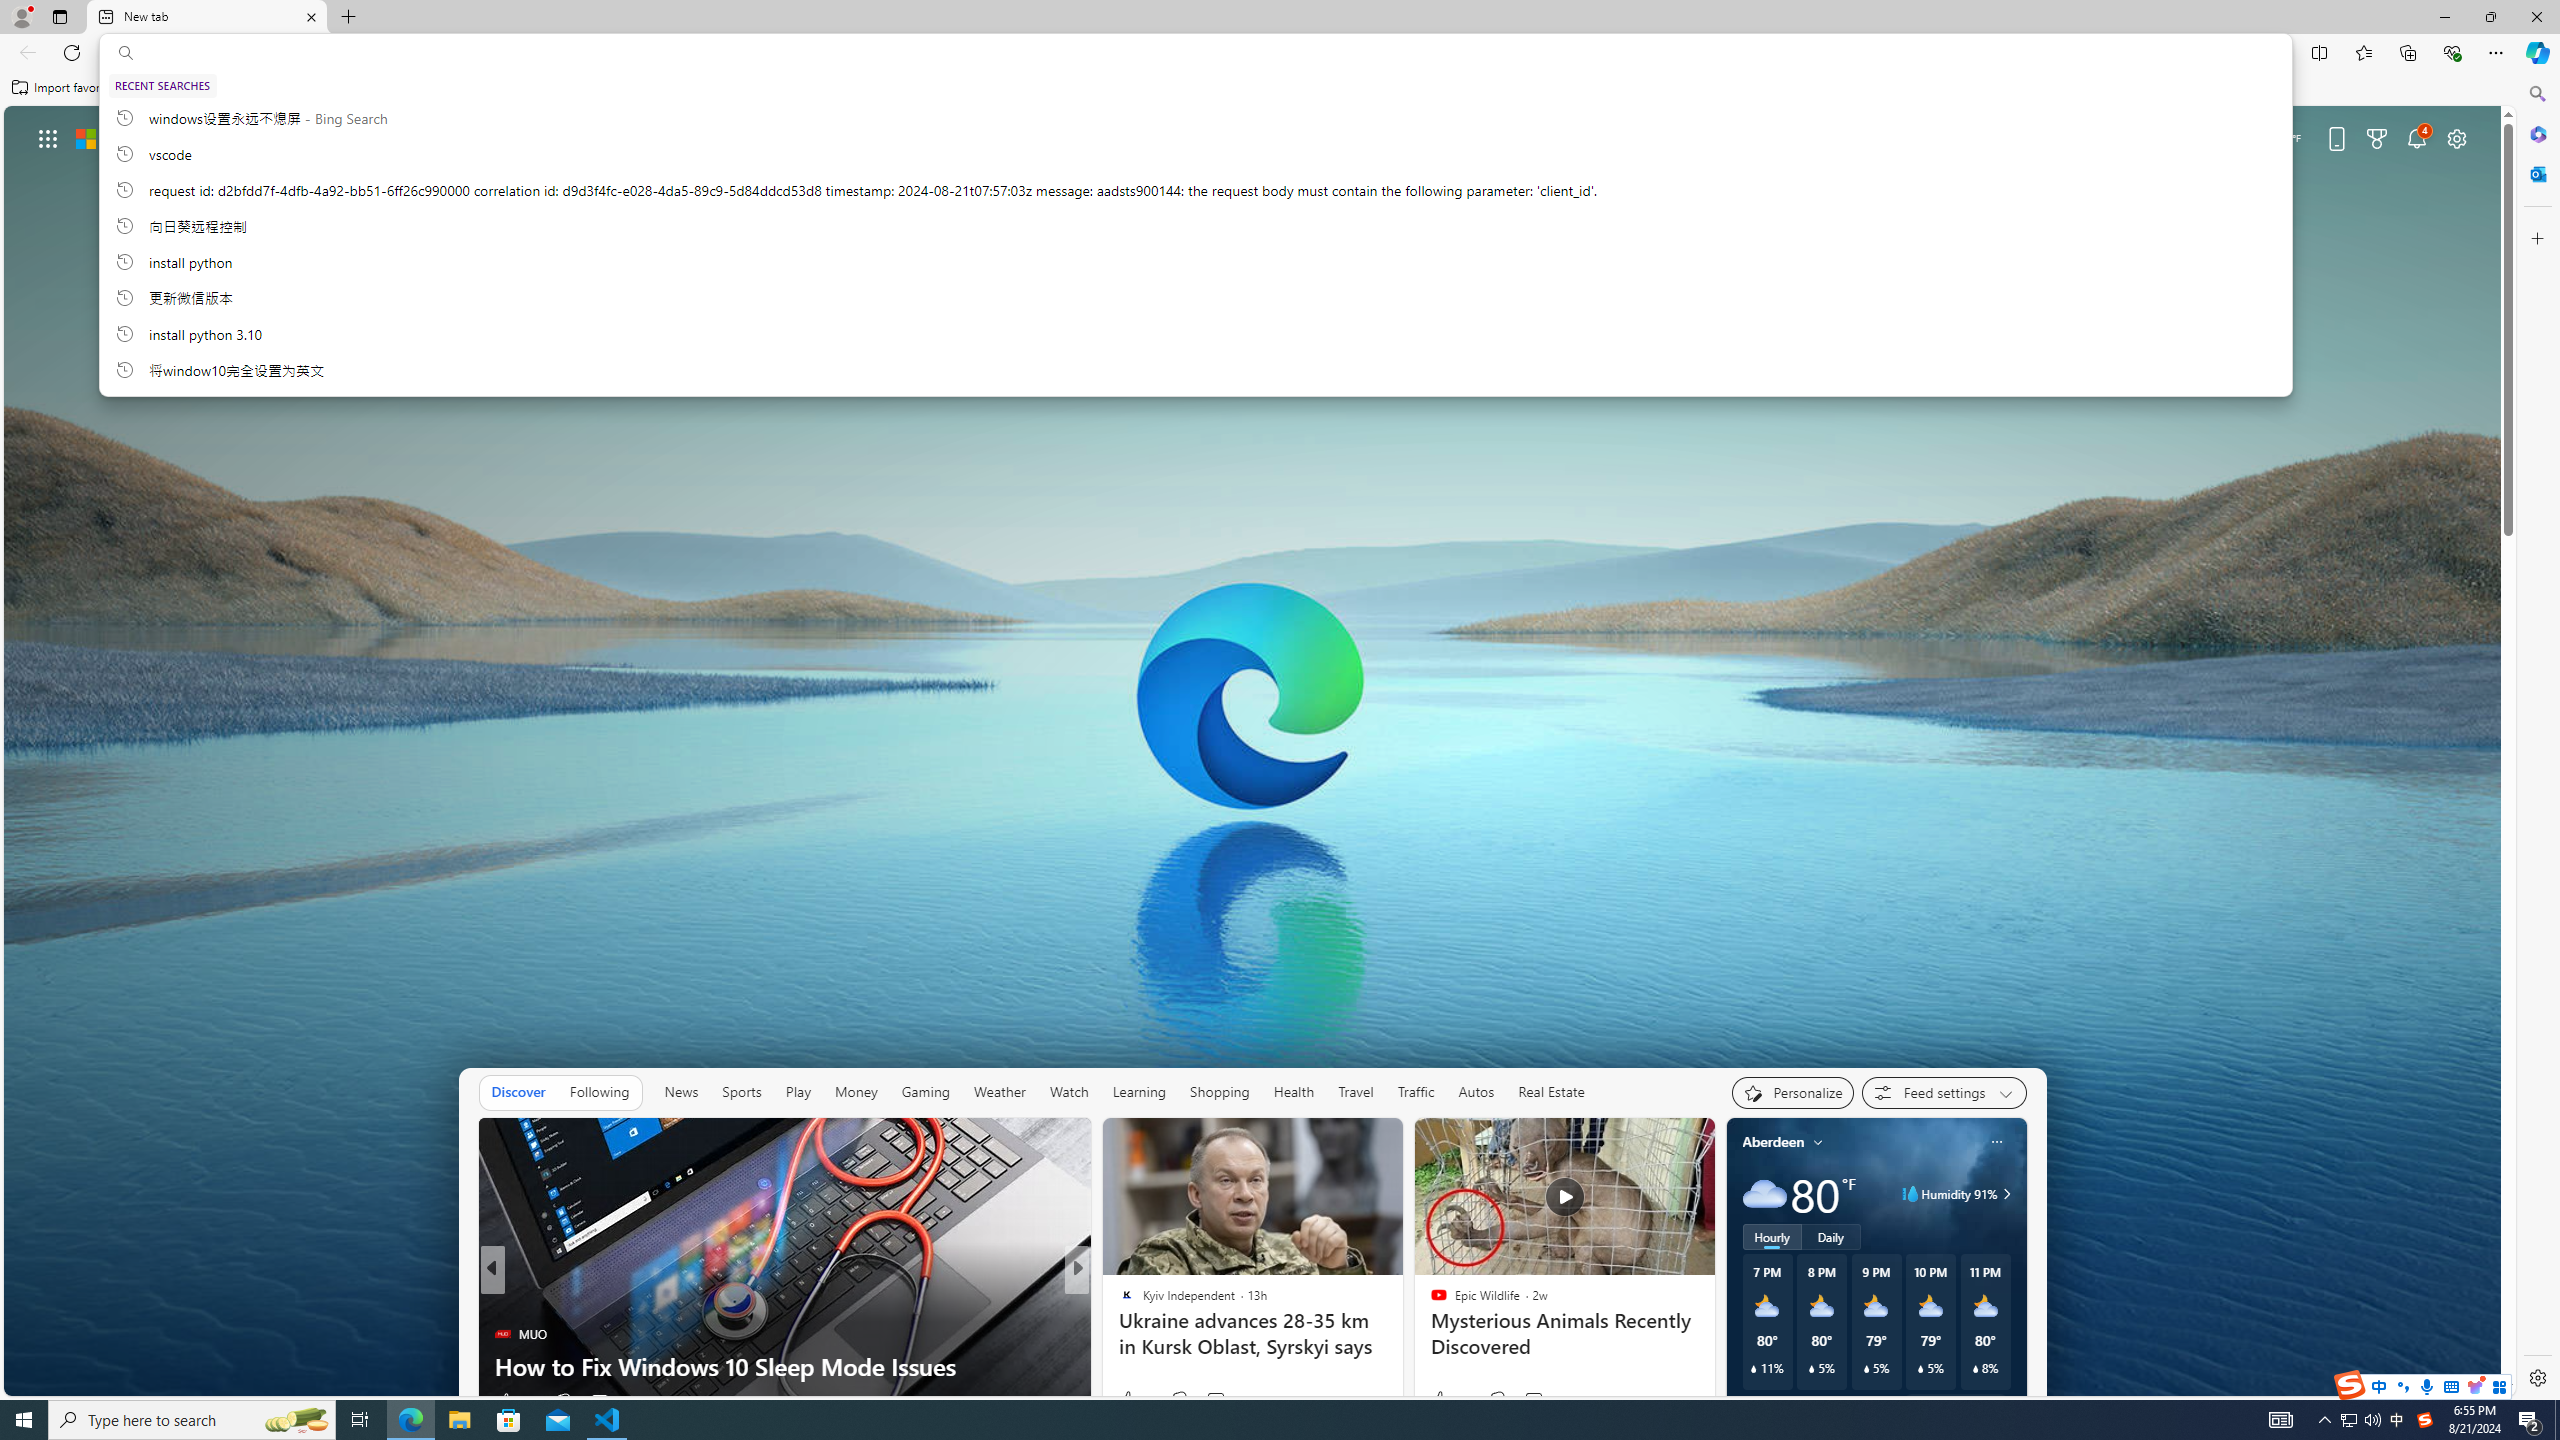  Describe the element at coordinates (1476, 1091) in the screenshot. I see `'Autos'` at that location.